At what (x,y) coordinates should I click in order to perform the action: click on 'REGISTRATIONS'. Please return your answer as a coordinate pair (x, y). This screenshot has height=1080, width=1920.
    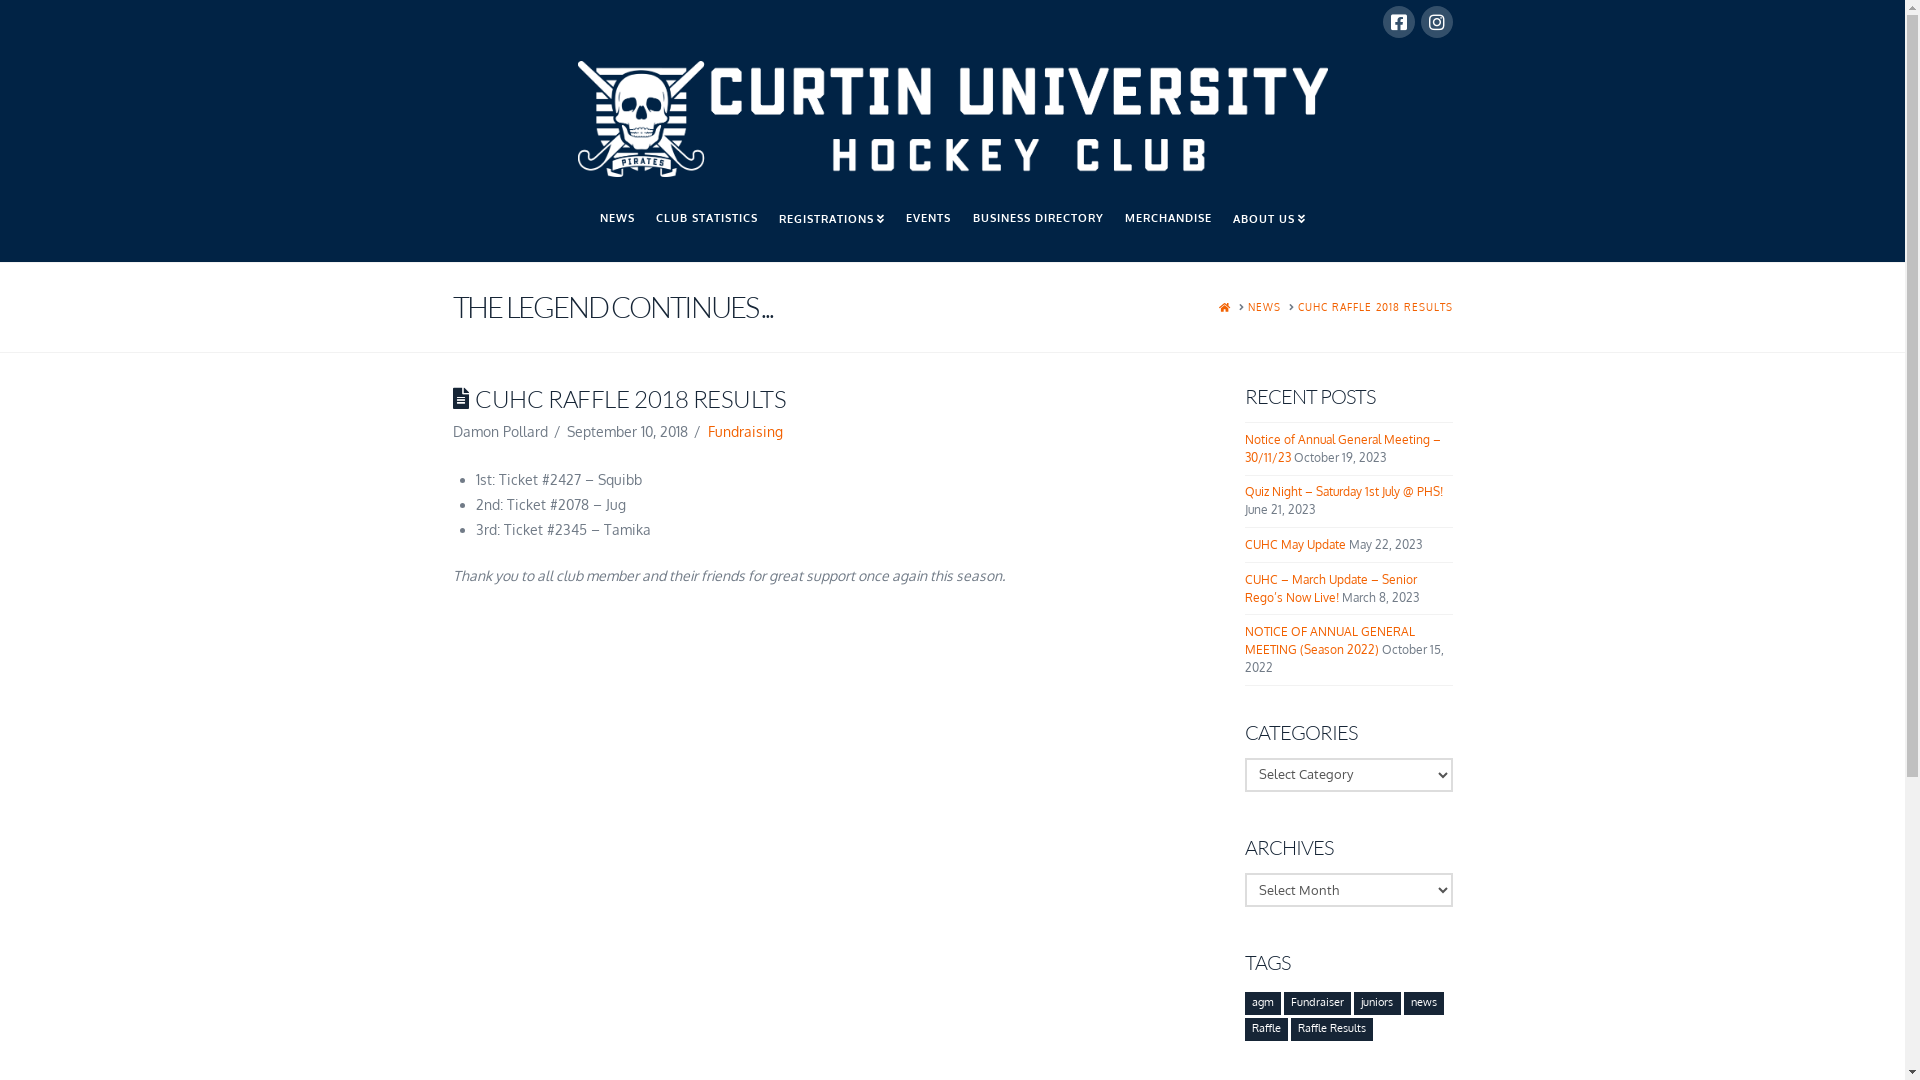
    Looking at the image, I should click on (767, 226).